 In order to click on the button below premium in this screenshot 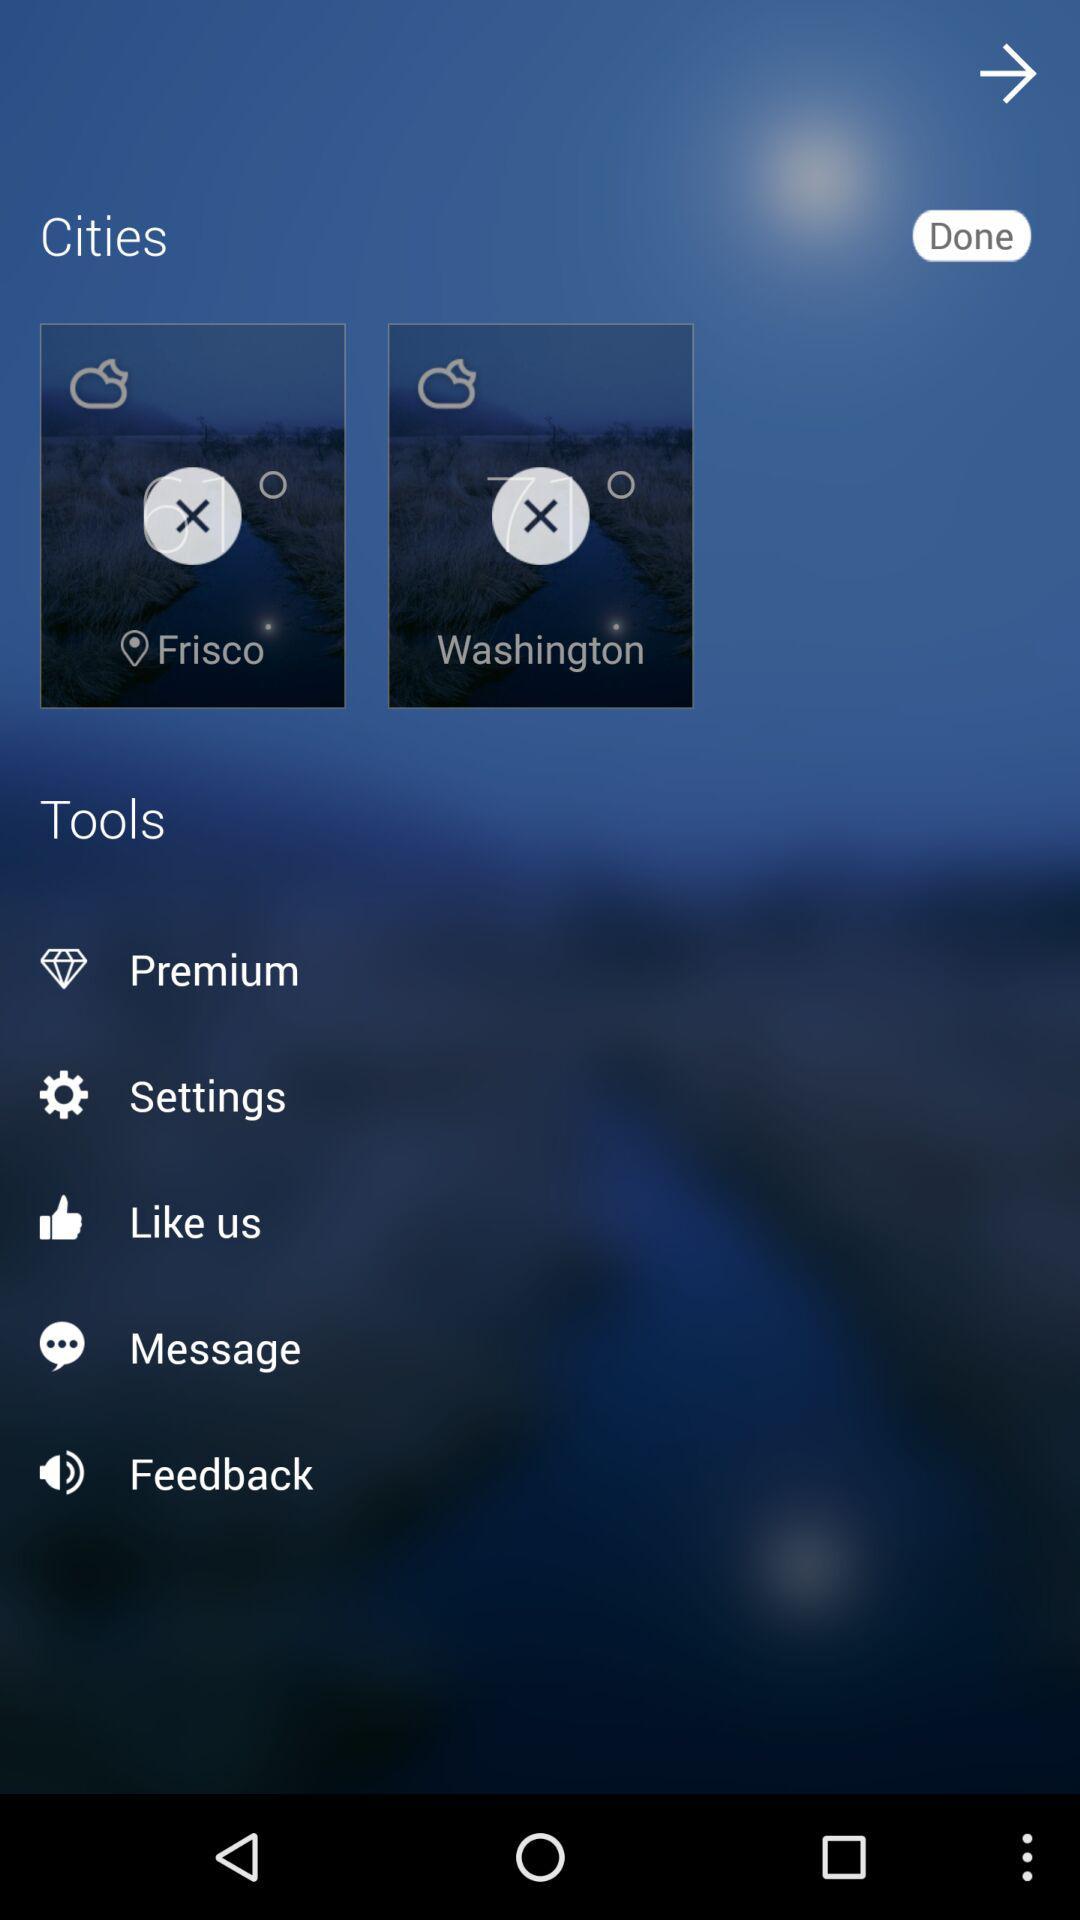, I will do `click(540, 1093)`.